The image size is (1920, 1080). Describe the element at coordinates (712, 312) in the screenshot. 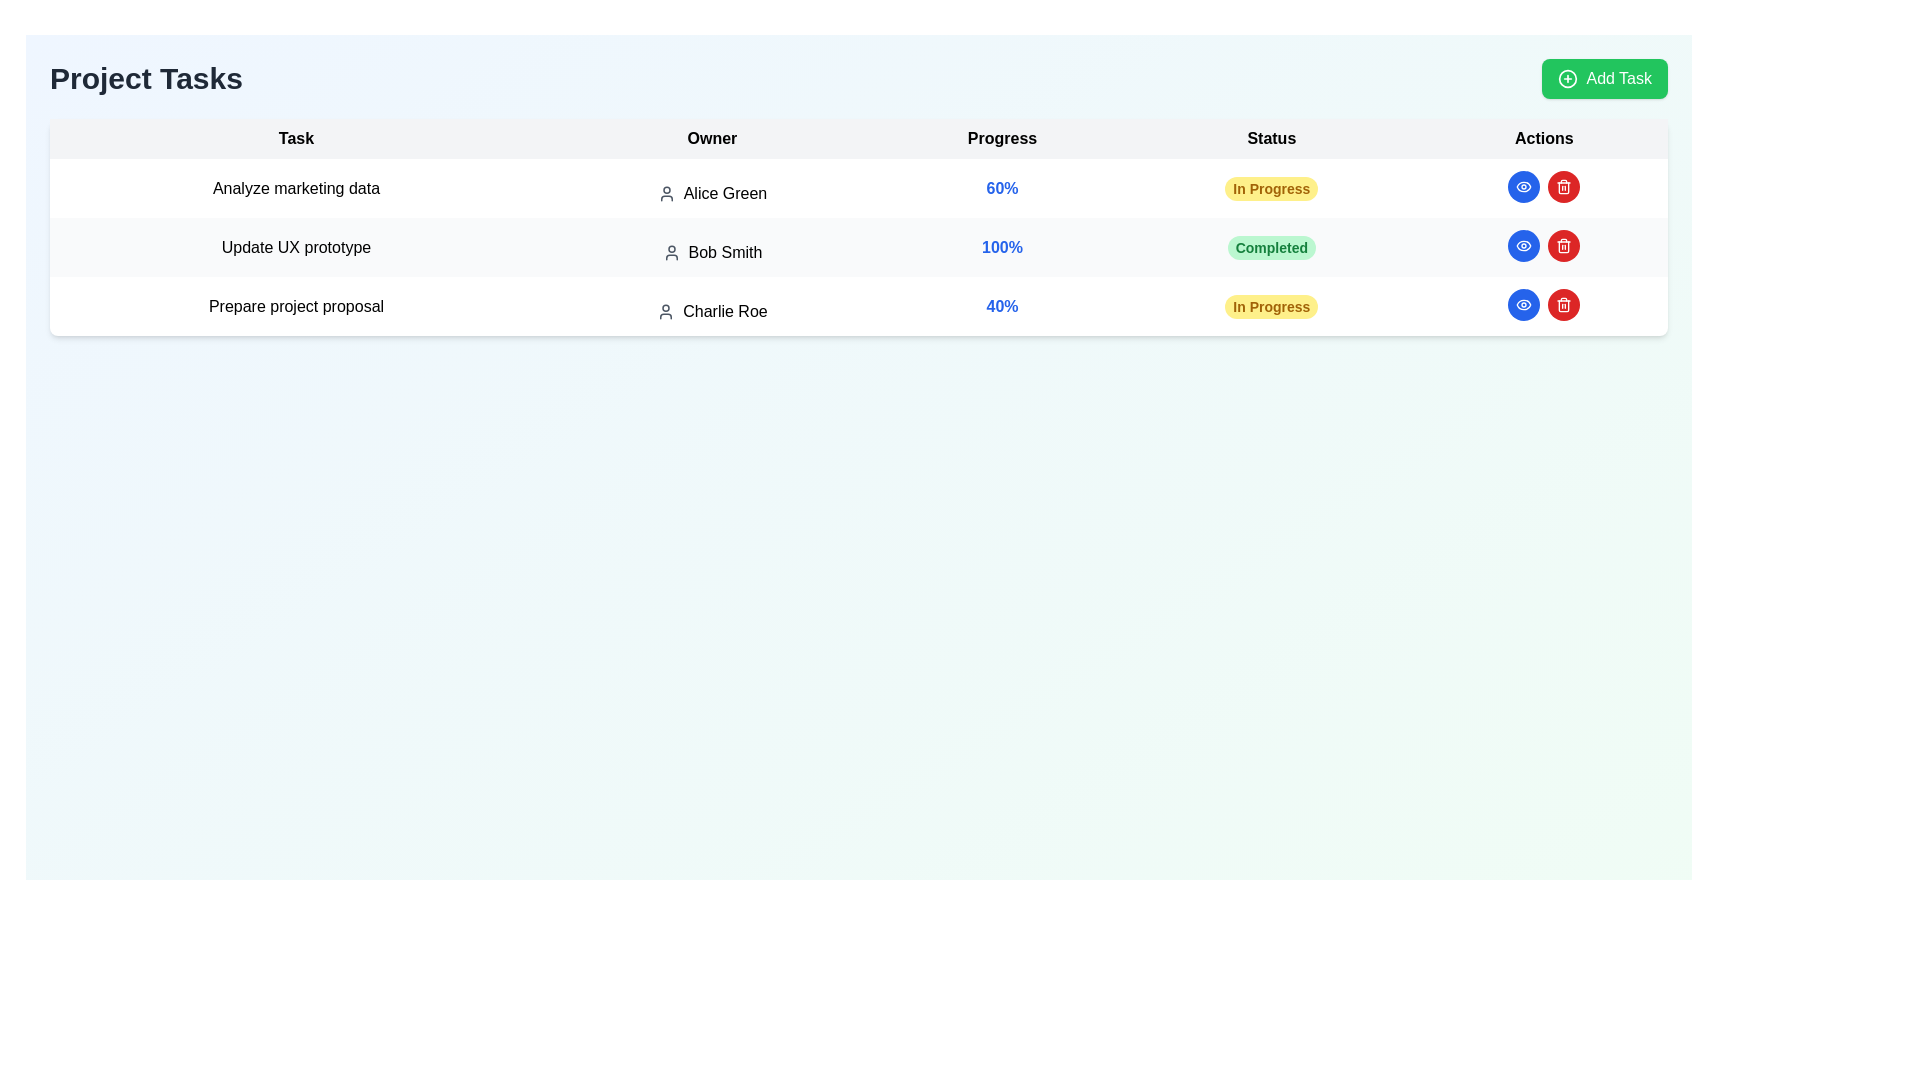

I see `the 'Charlie Roe' text with icon located in the 'Owner' column of the third row in the table, associated with the task 'Prepare project proposal'` at that location.